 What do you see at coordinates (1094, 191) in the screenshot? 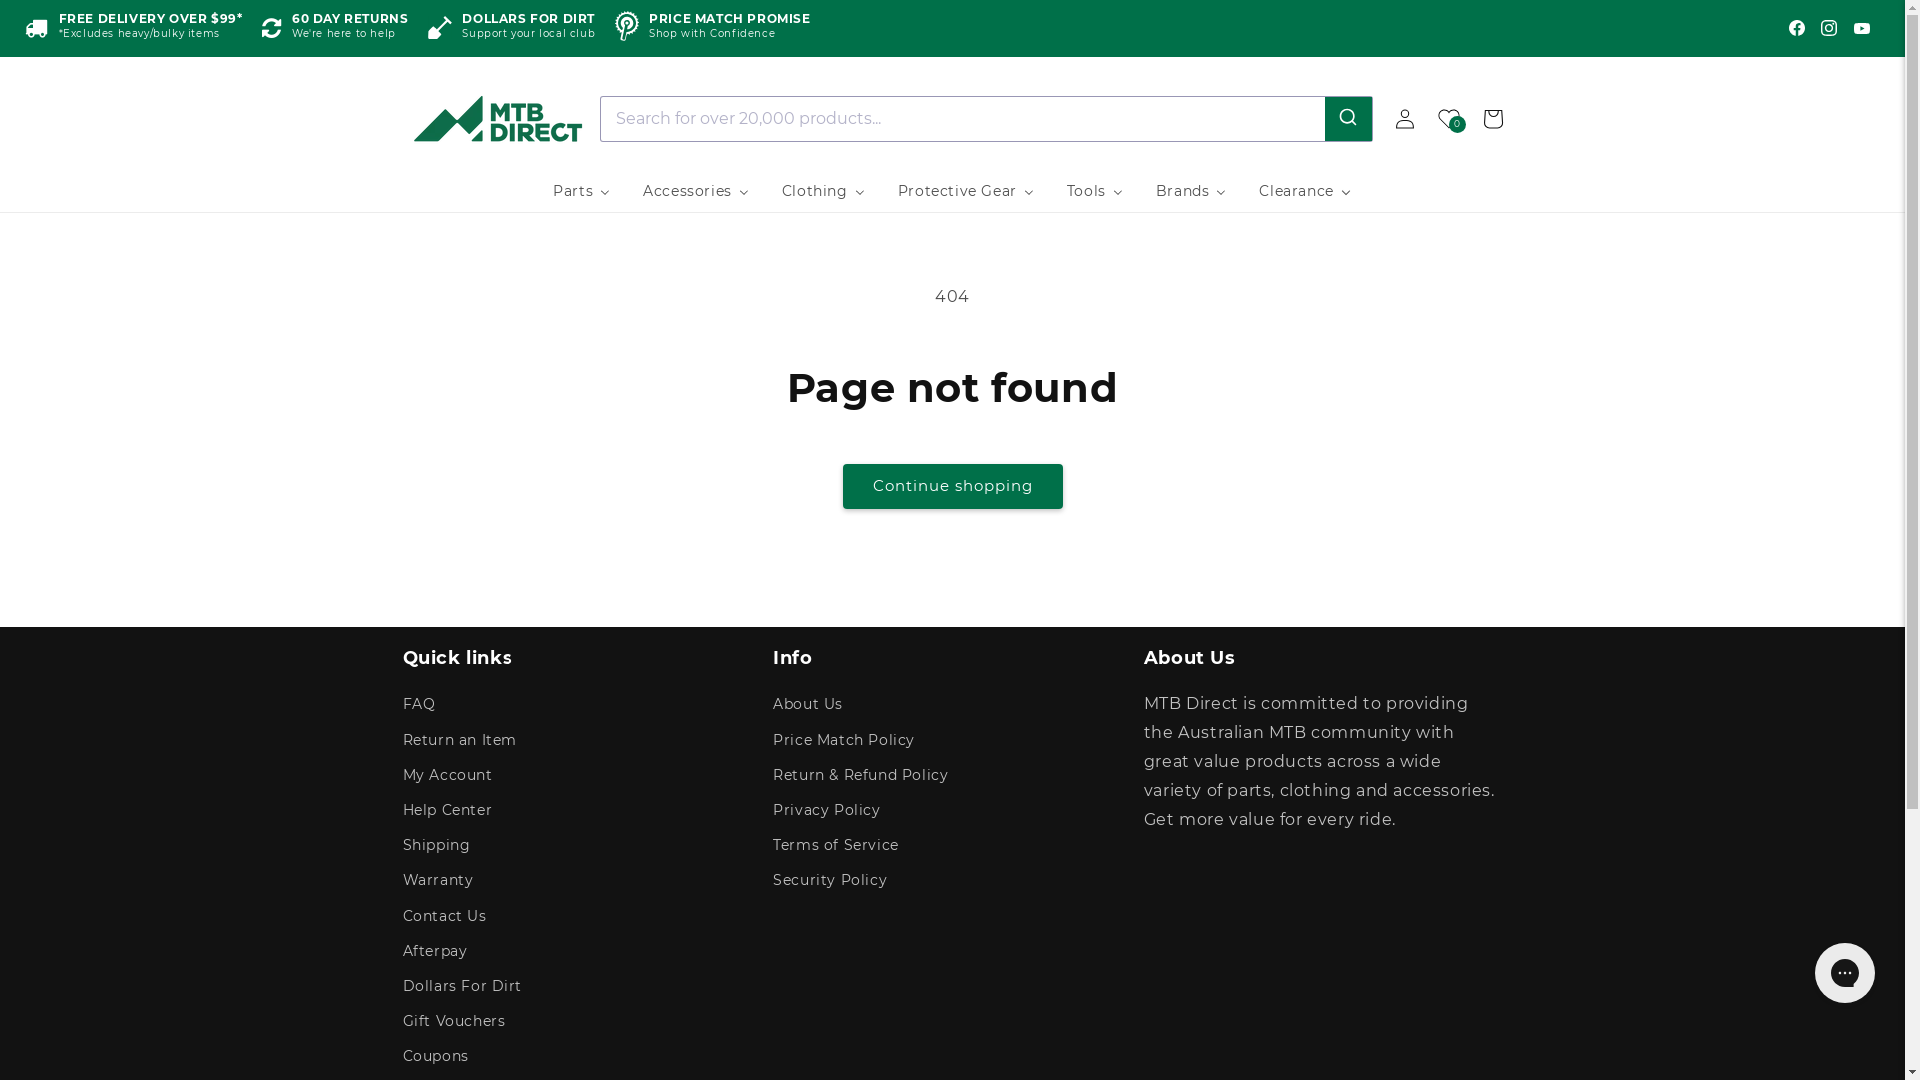
I see `'Tools'` at bounding box center [1094, 191].